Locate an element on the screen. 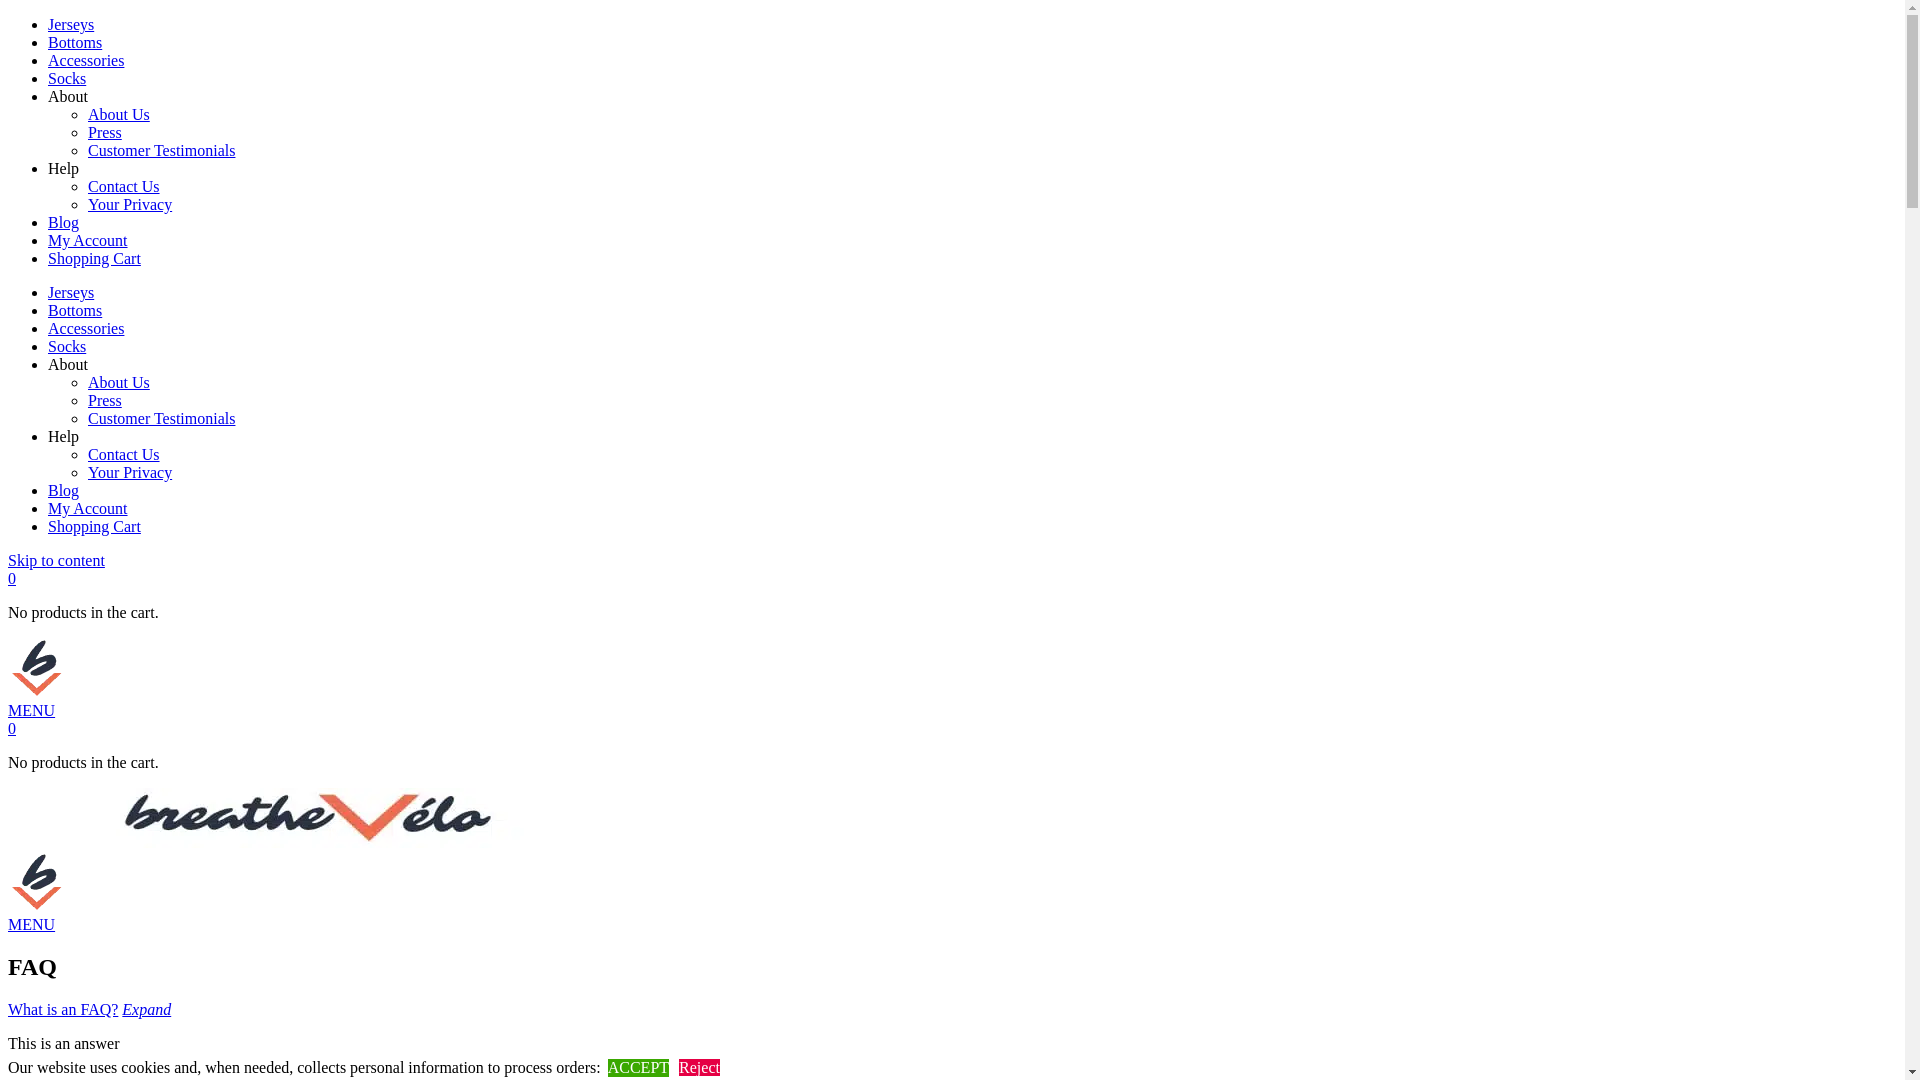  'Expand' is located at coordinates (145, 1009).